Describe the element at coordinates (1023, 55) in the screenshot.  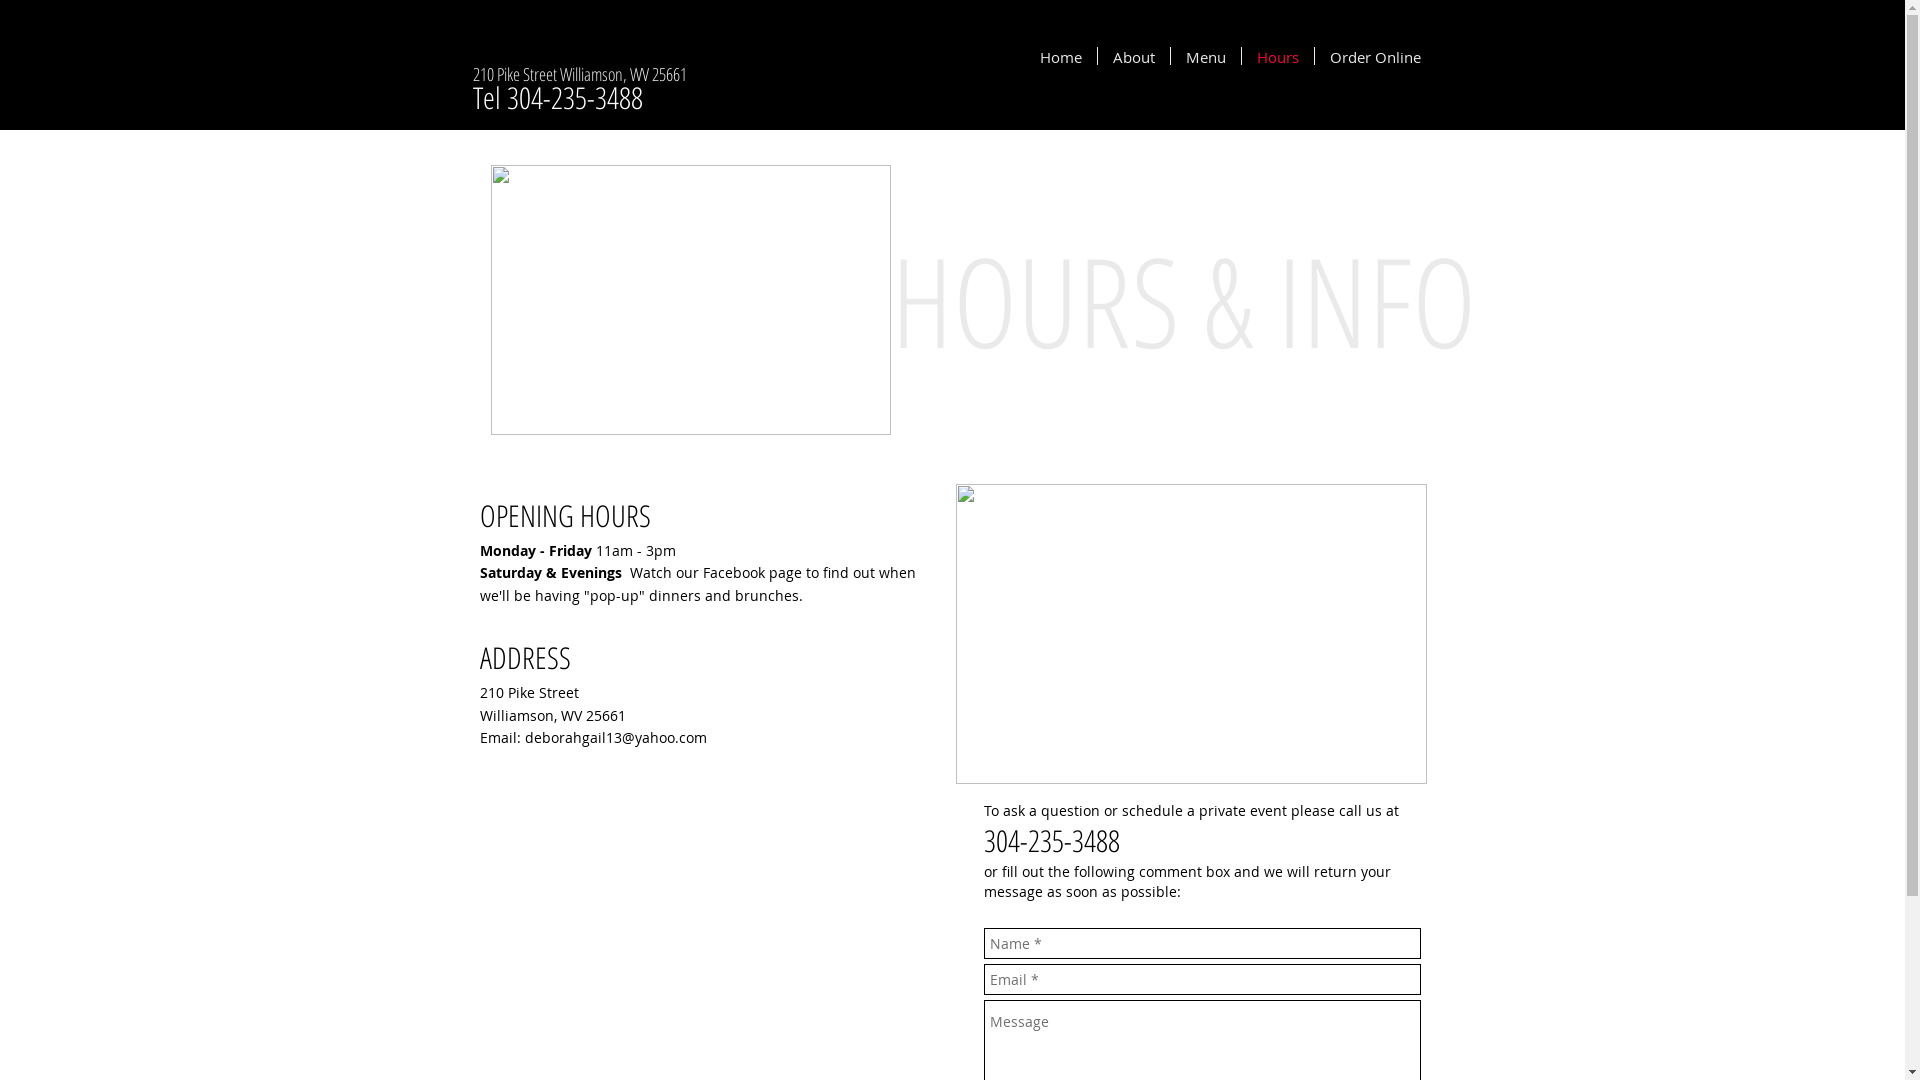
I see `'Home'` at that location.